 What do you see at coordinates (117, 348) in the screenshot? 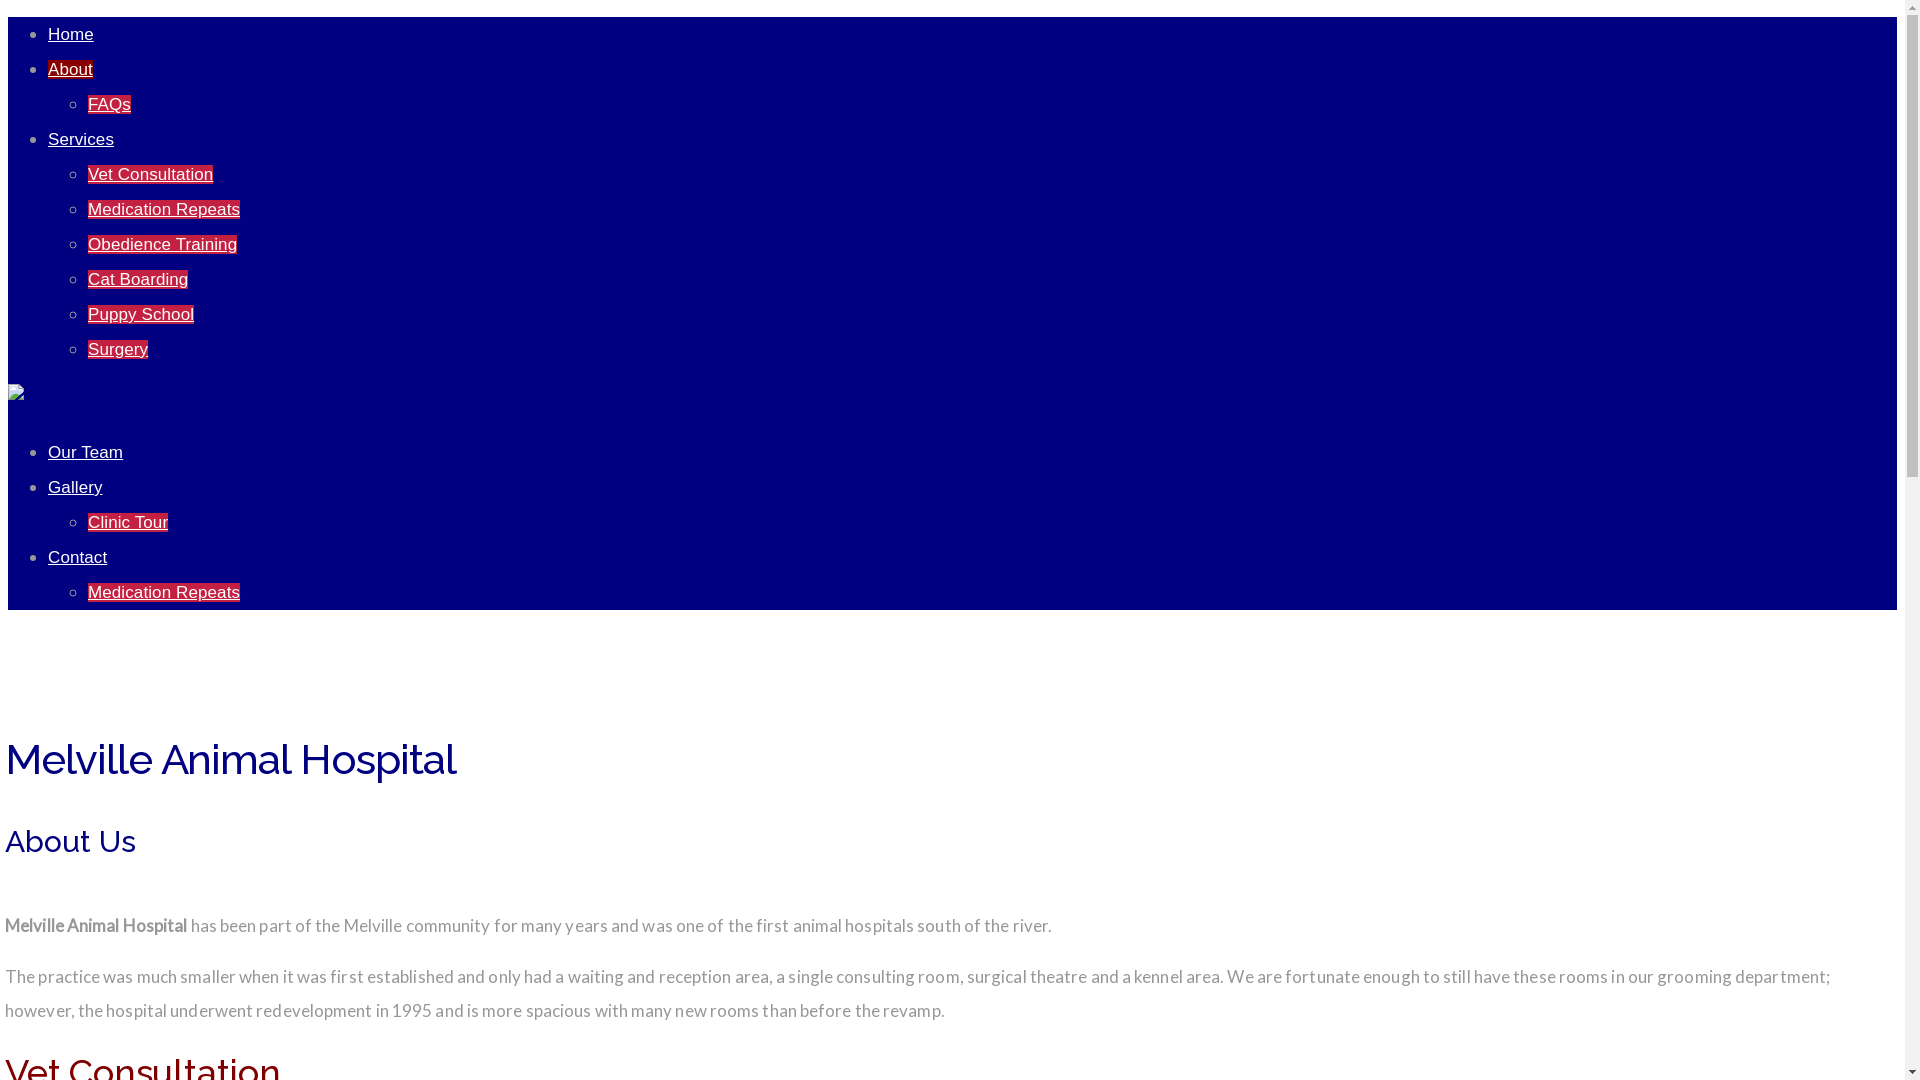
I see `'Surgery'` at bounding box center [117, 348].